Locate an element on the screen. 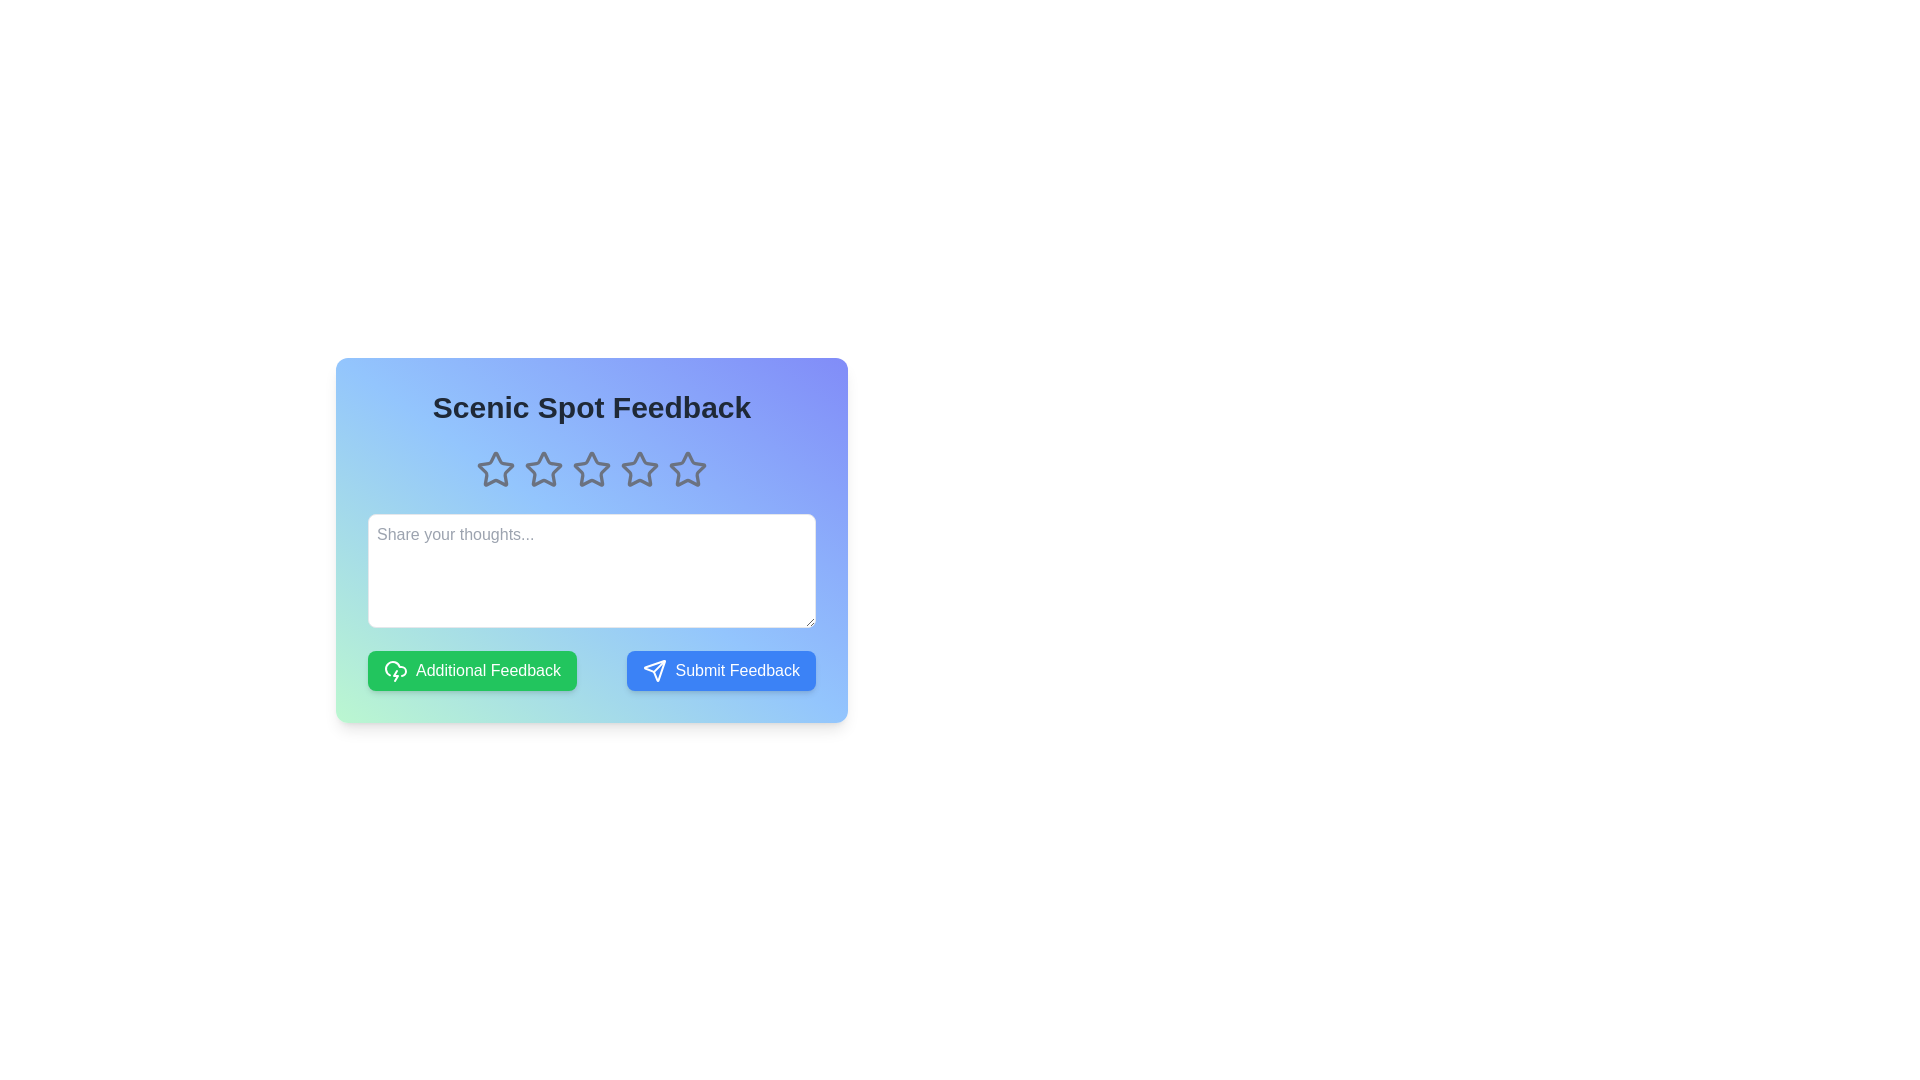  the 'Submit Feedback' button is located at coordinates (720, 671).